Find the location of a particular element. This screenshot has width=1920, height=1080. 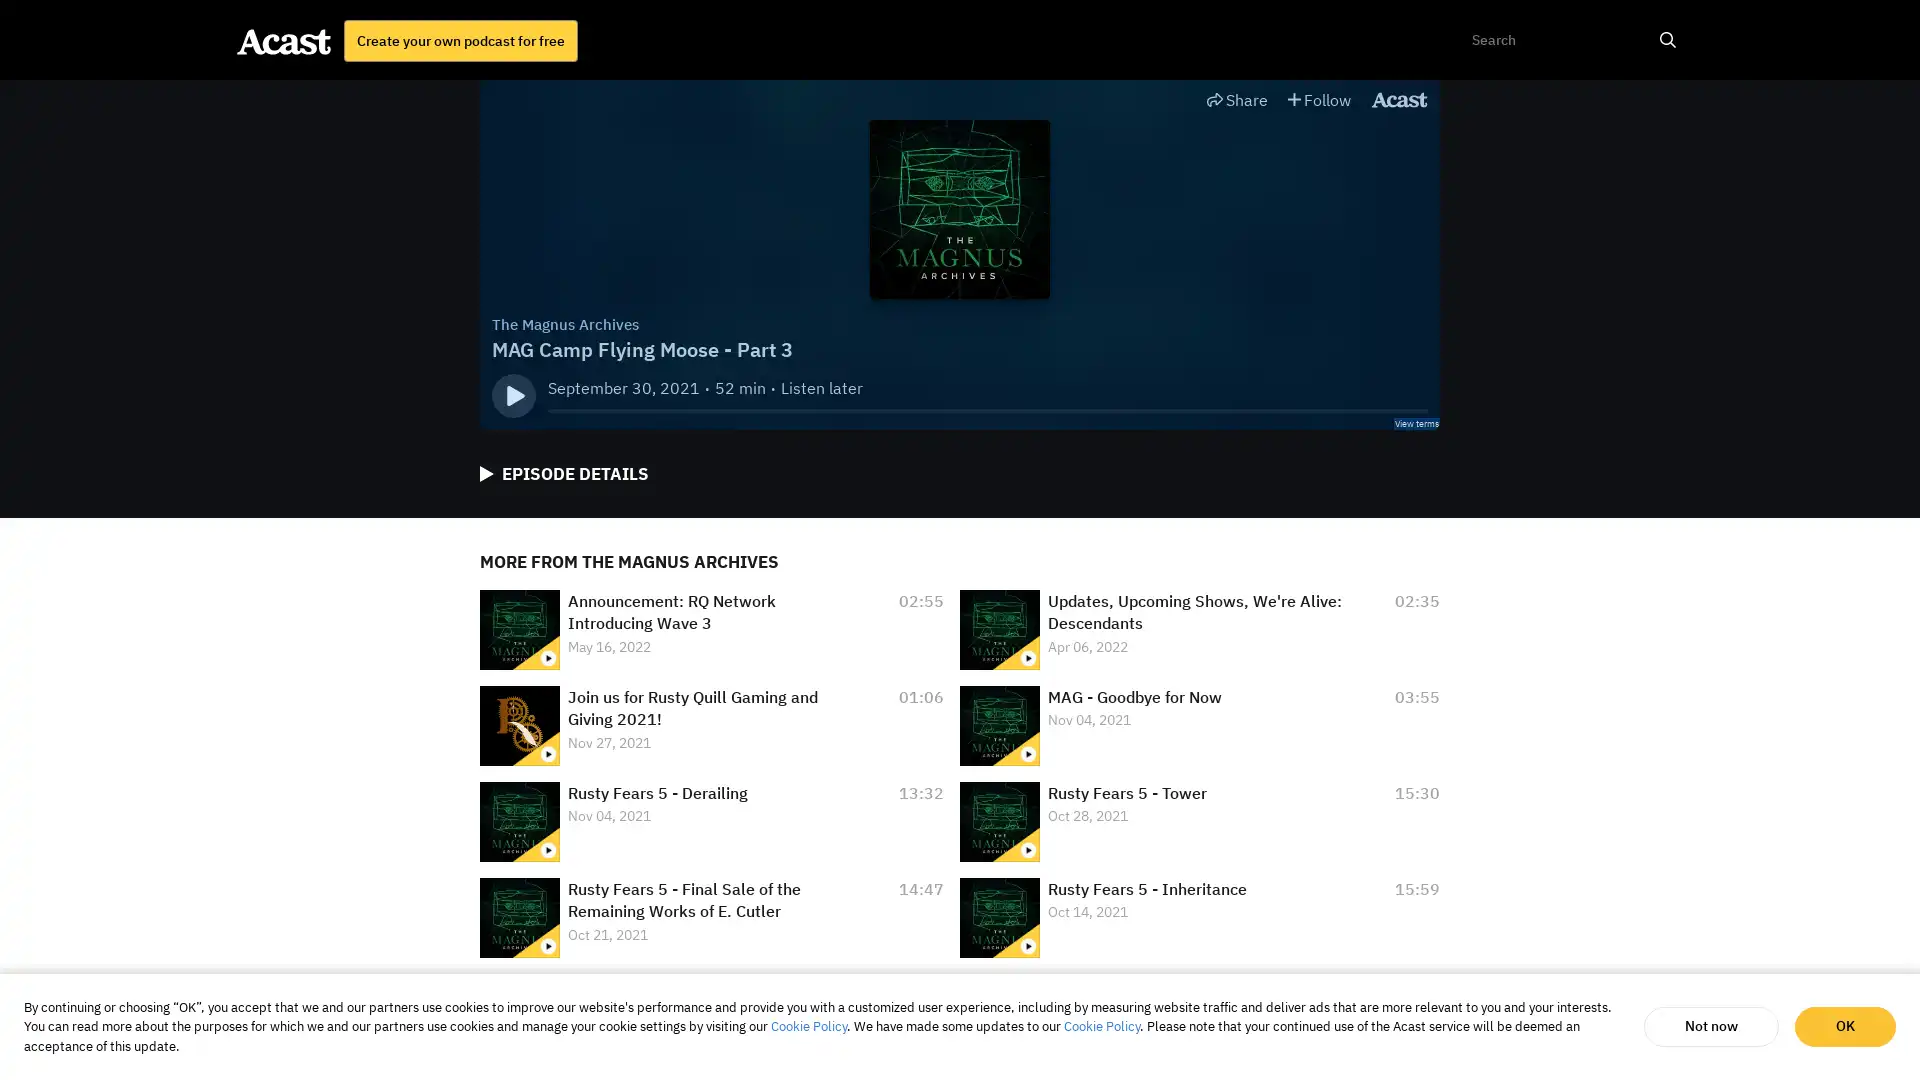

OK is located at coordinates (1844, 1026).